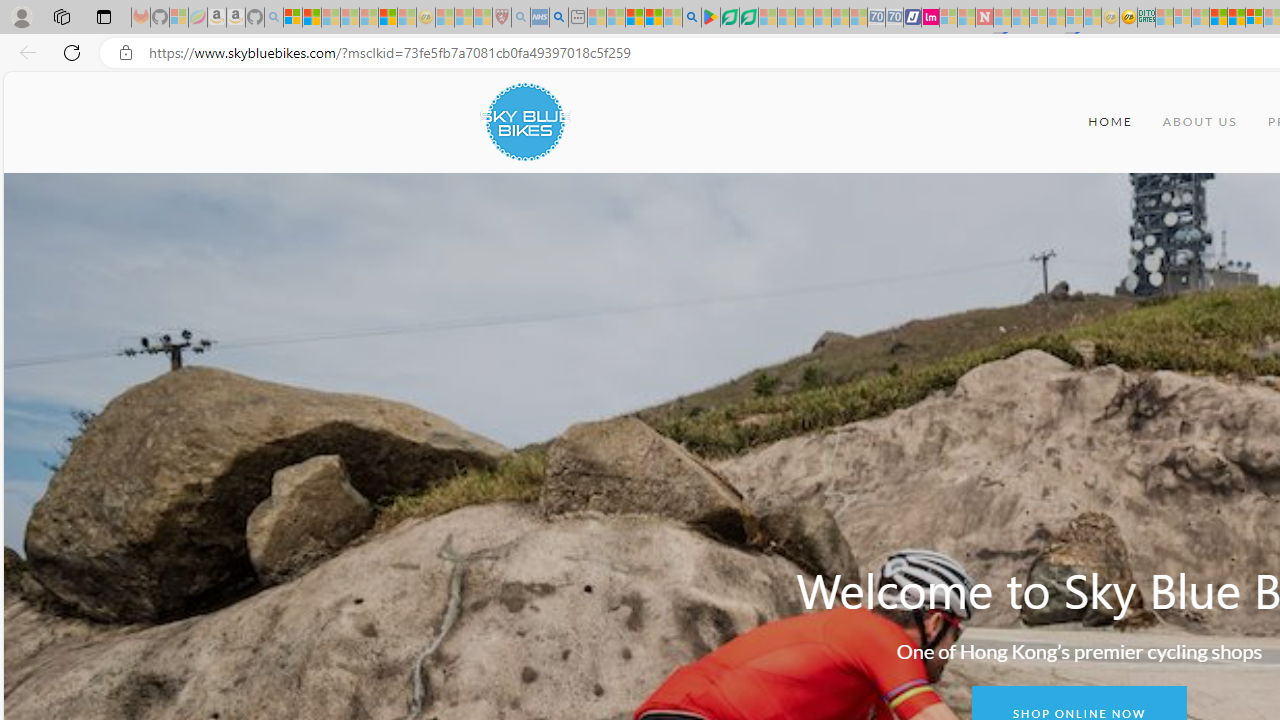  Describe the element at coordinates (929, 17) in the screenshot. I see `'Jobs - lastminute.com Investor Portal'` at that location.